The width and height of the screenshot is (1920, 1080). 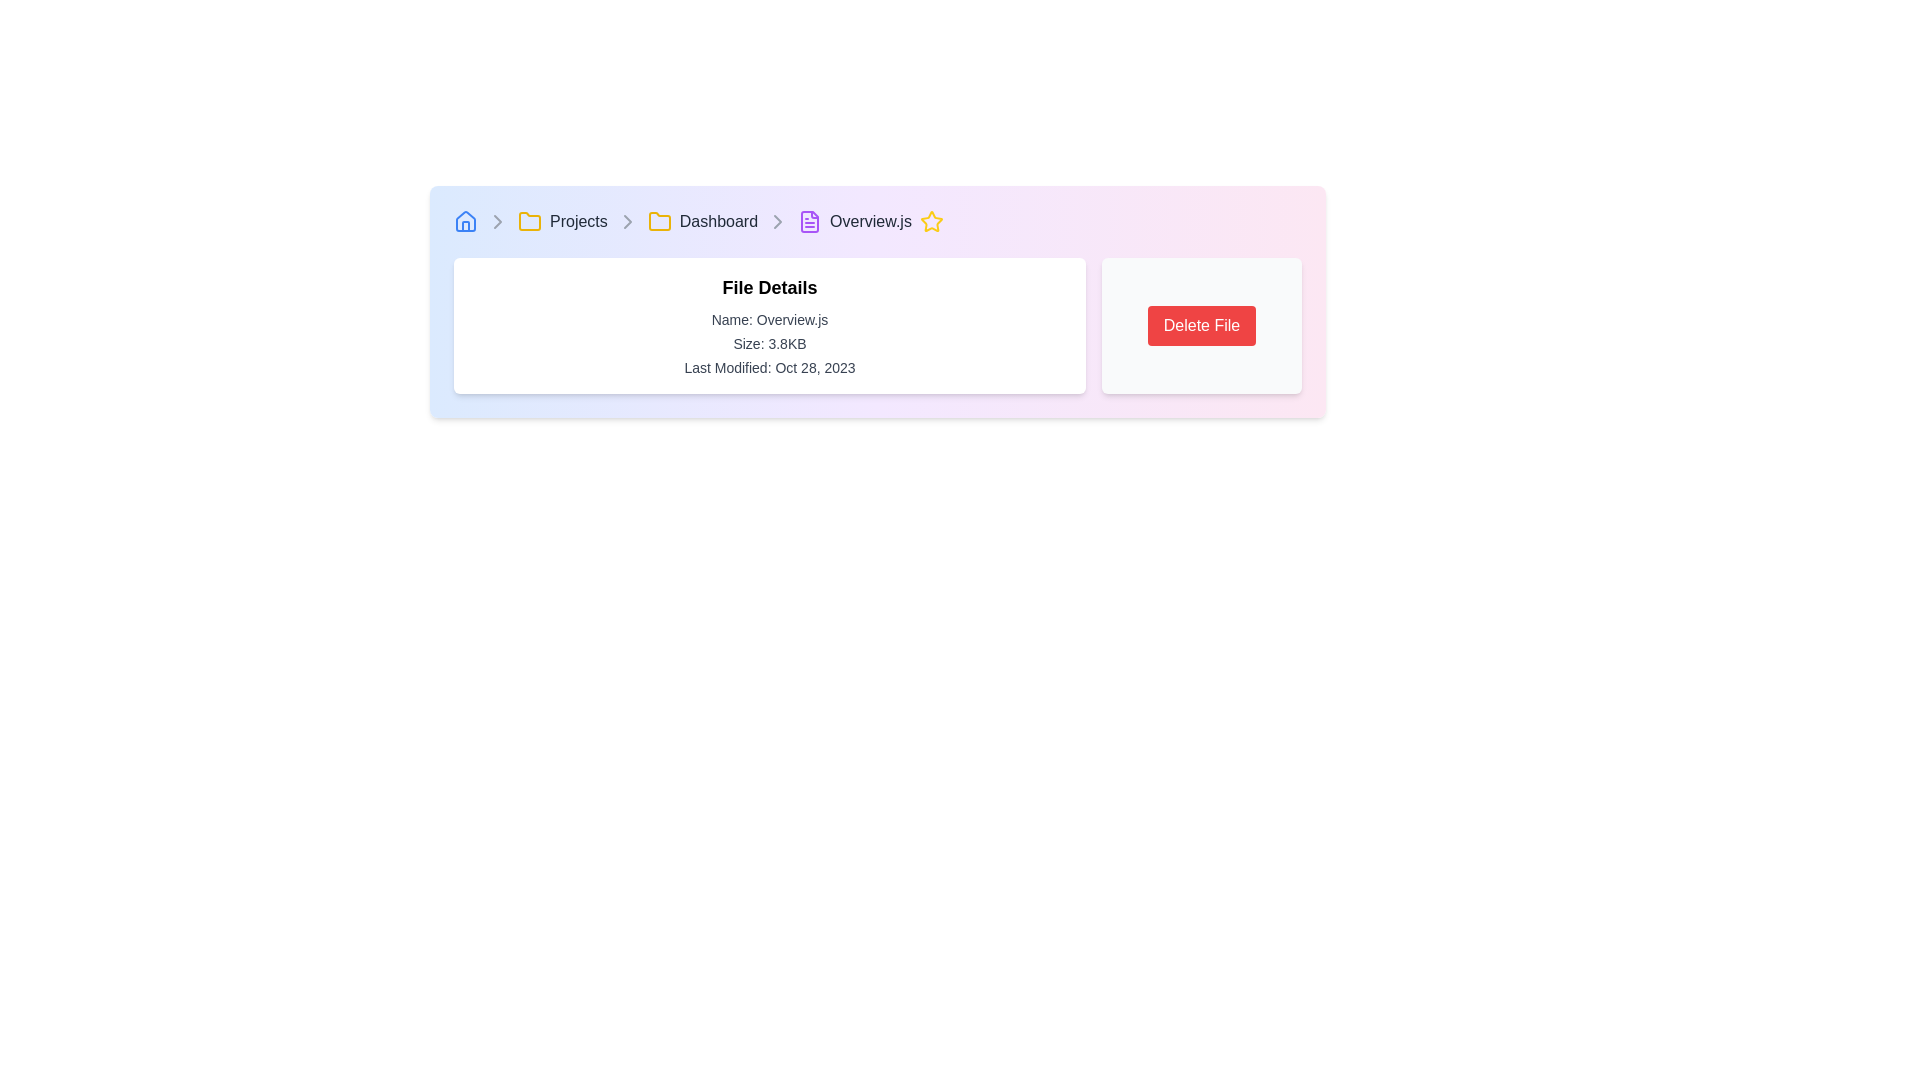 I want to click on the document icon with a purple outline and white background located in the breadcrumb section of the navigation bar, so click(x=810, y=222).